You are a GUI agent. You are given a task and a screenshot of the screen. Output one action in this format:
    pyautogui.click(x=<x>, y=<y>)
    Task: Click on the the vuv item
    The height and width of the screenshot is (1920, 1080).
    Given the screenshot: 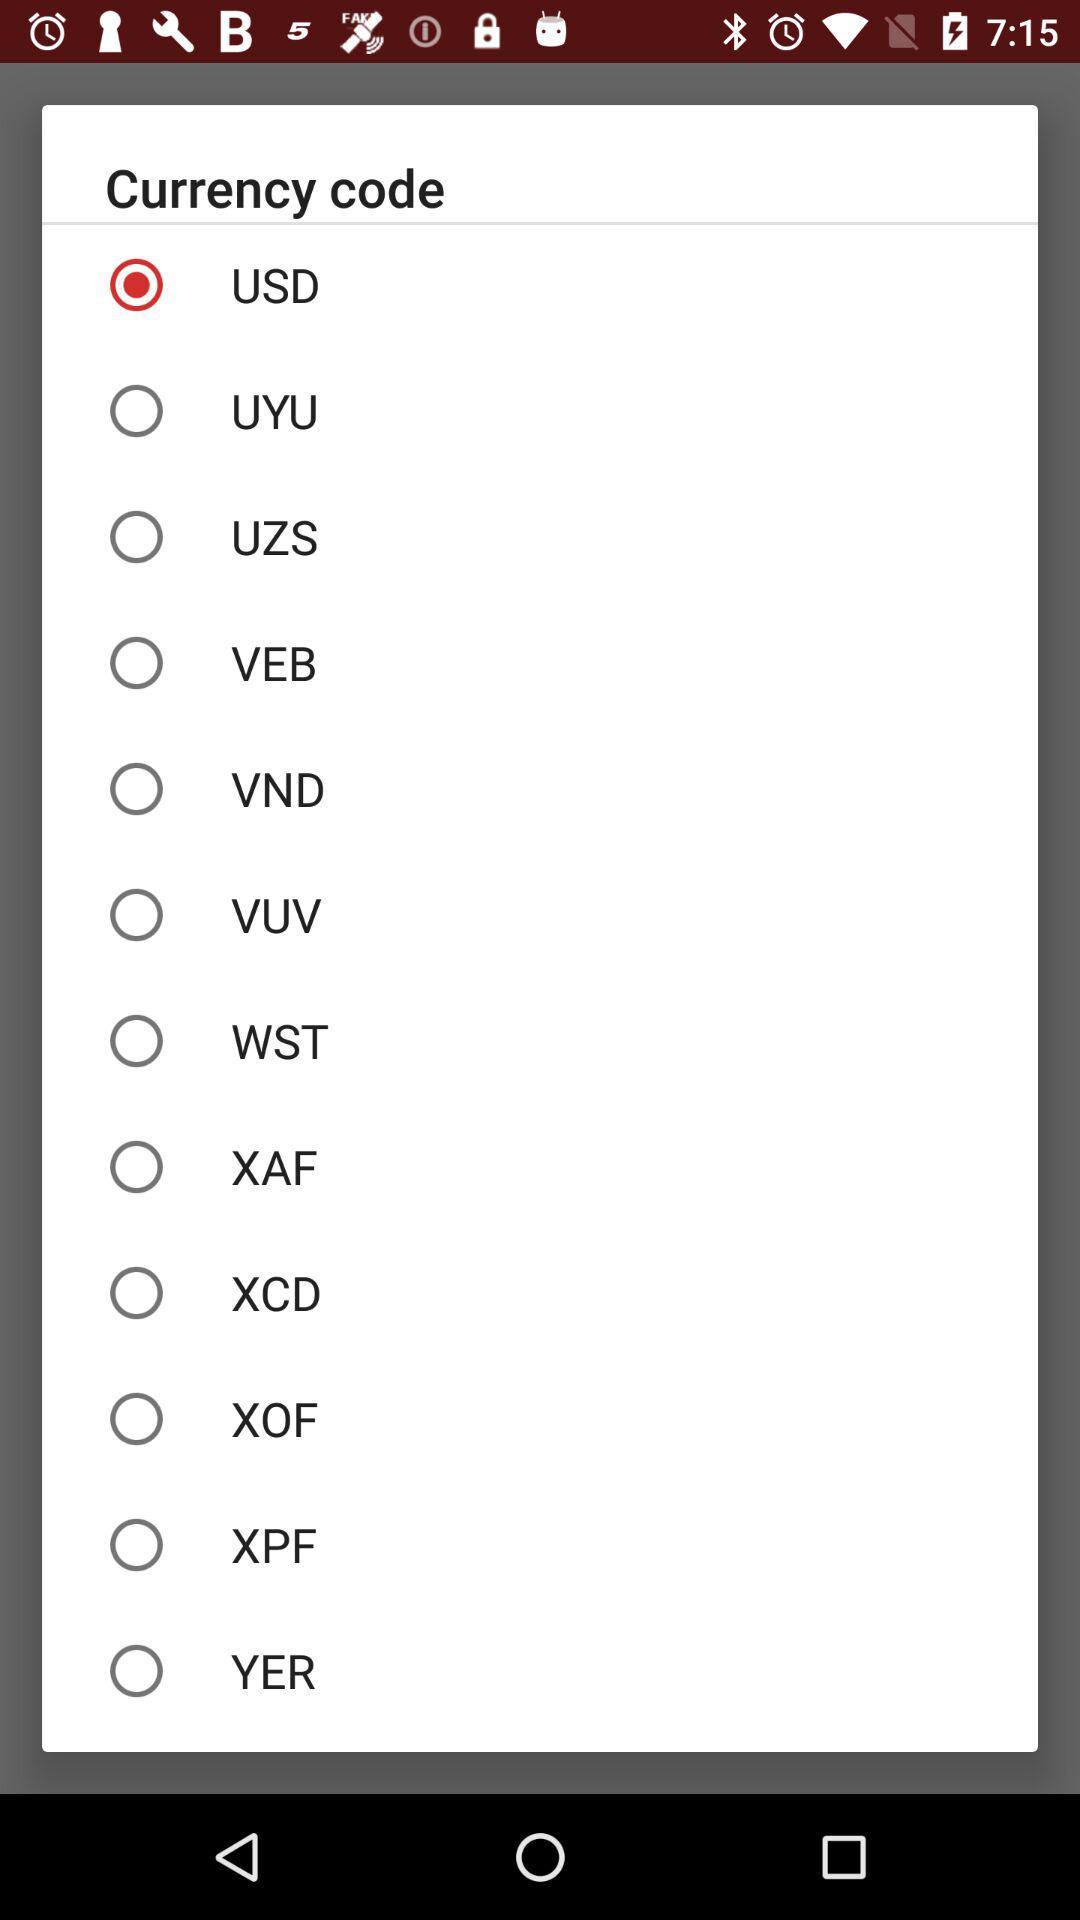 What is the action you would take?
    pyautogui.click(x=540, y=914)
    